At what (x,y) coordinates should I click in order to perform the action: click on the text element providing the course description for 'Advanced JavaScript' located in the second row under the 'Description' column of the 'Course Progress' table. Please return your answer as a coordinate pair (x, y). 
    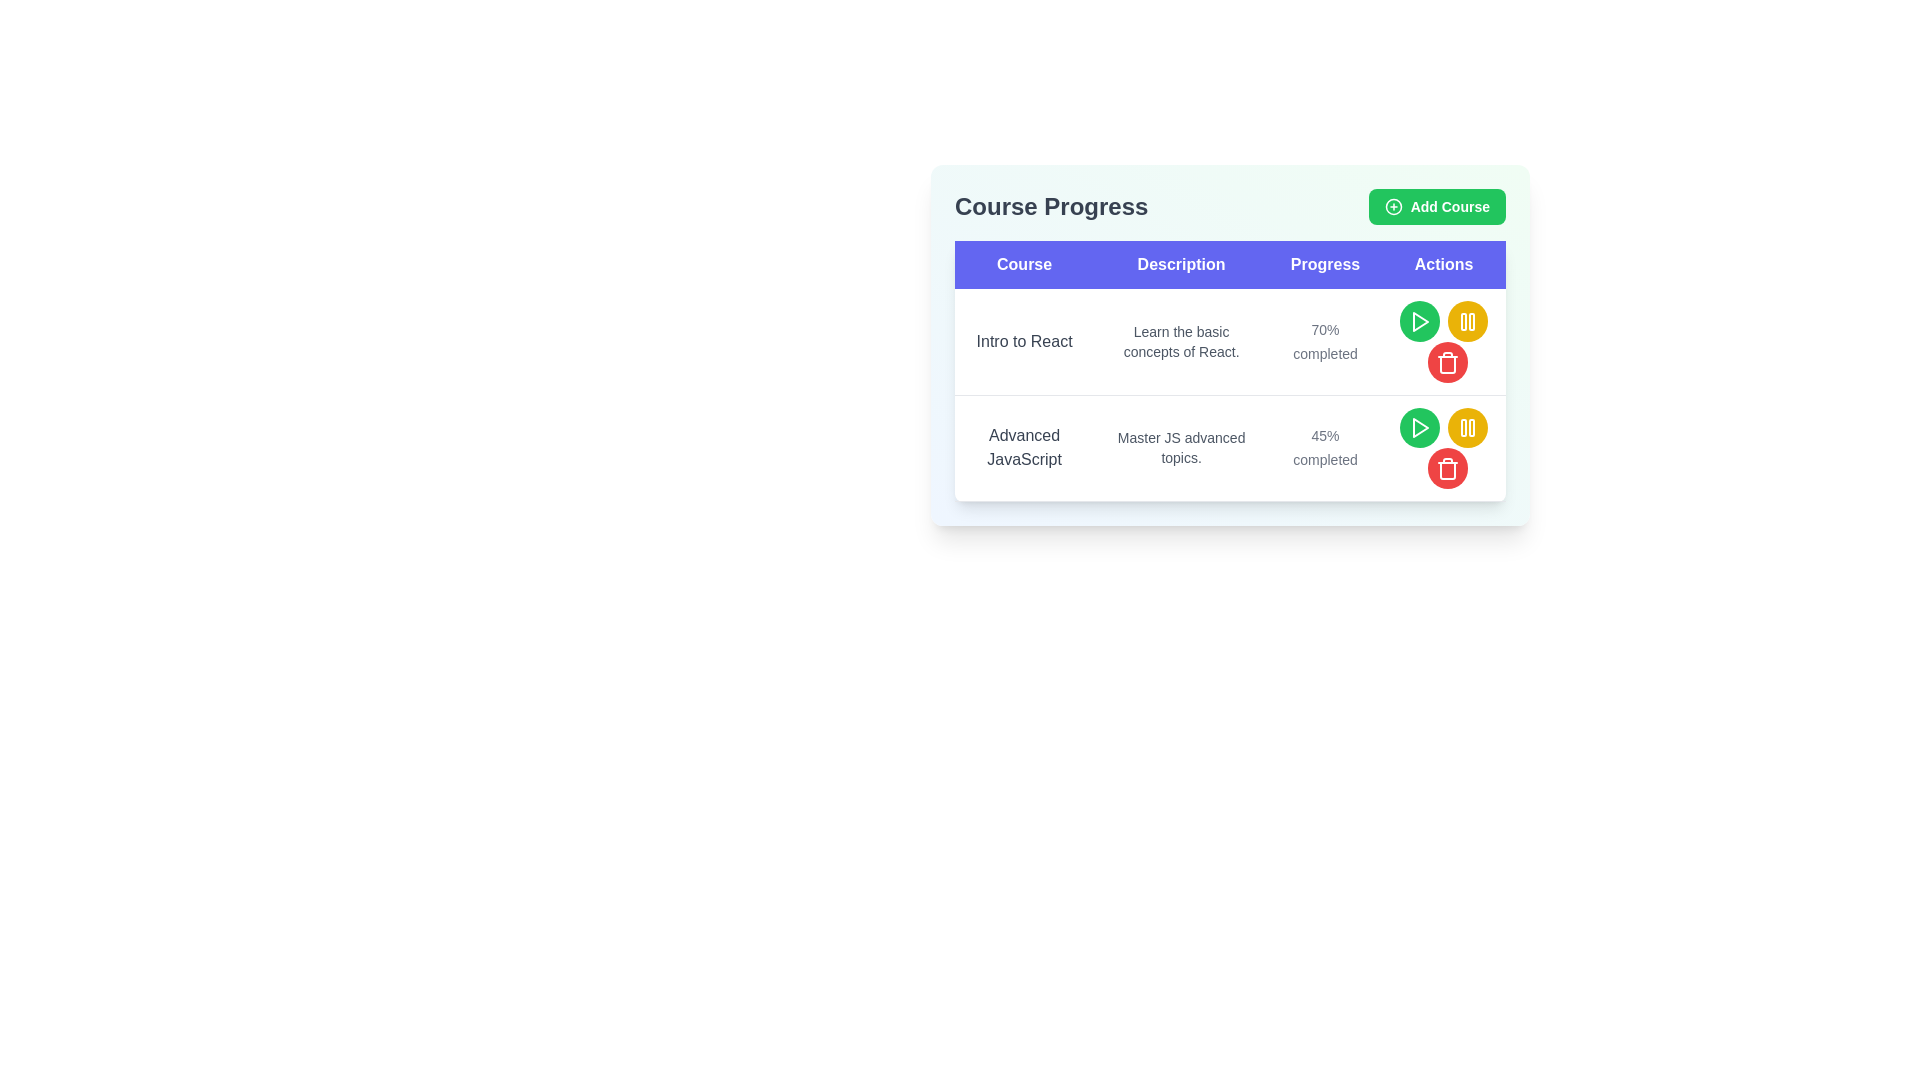
    Looking at the image, I should click on (1181, 447).